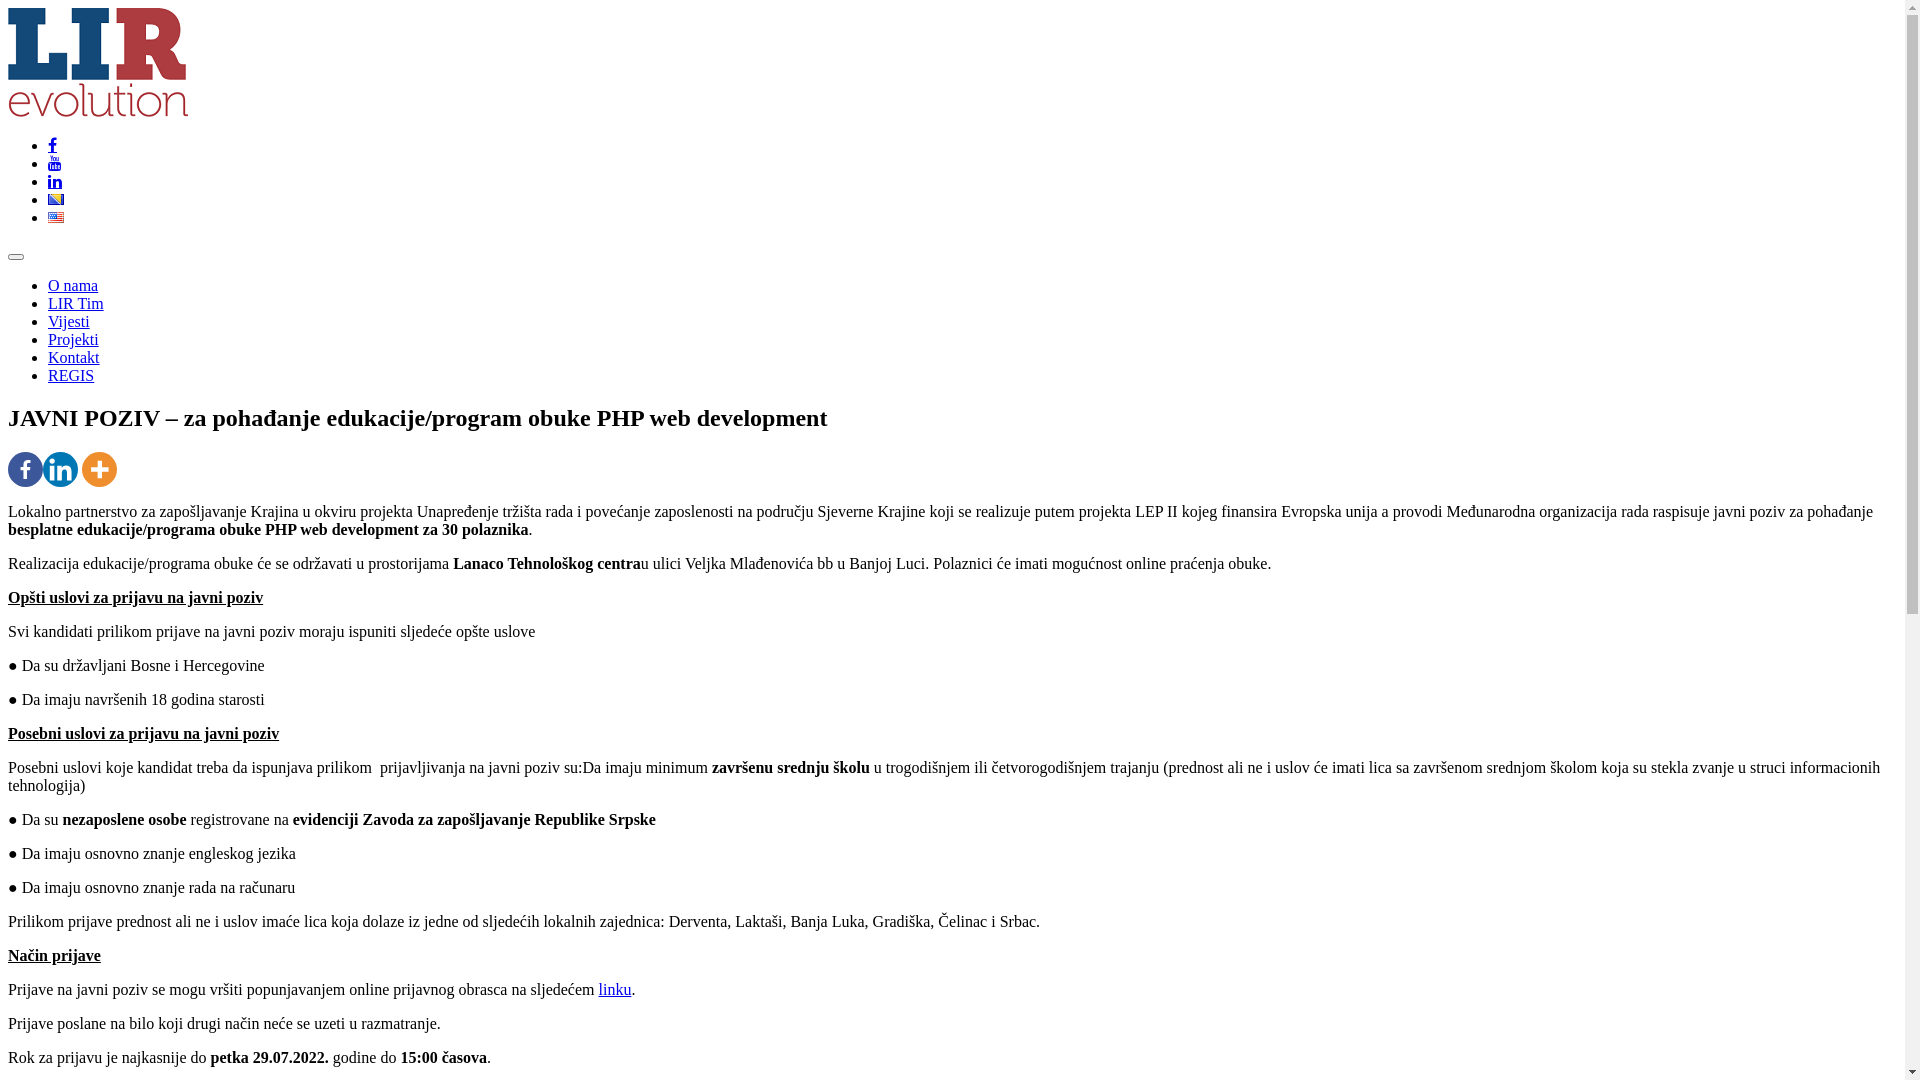 The image size is (1920, 1080). What do you see at coordinates (98, 469) in the screenshot?
I see `'More'` at bounding box center [98, 469].